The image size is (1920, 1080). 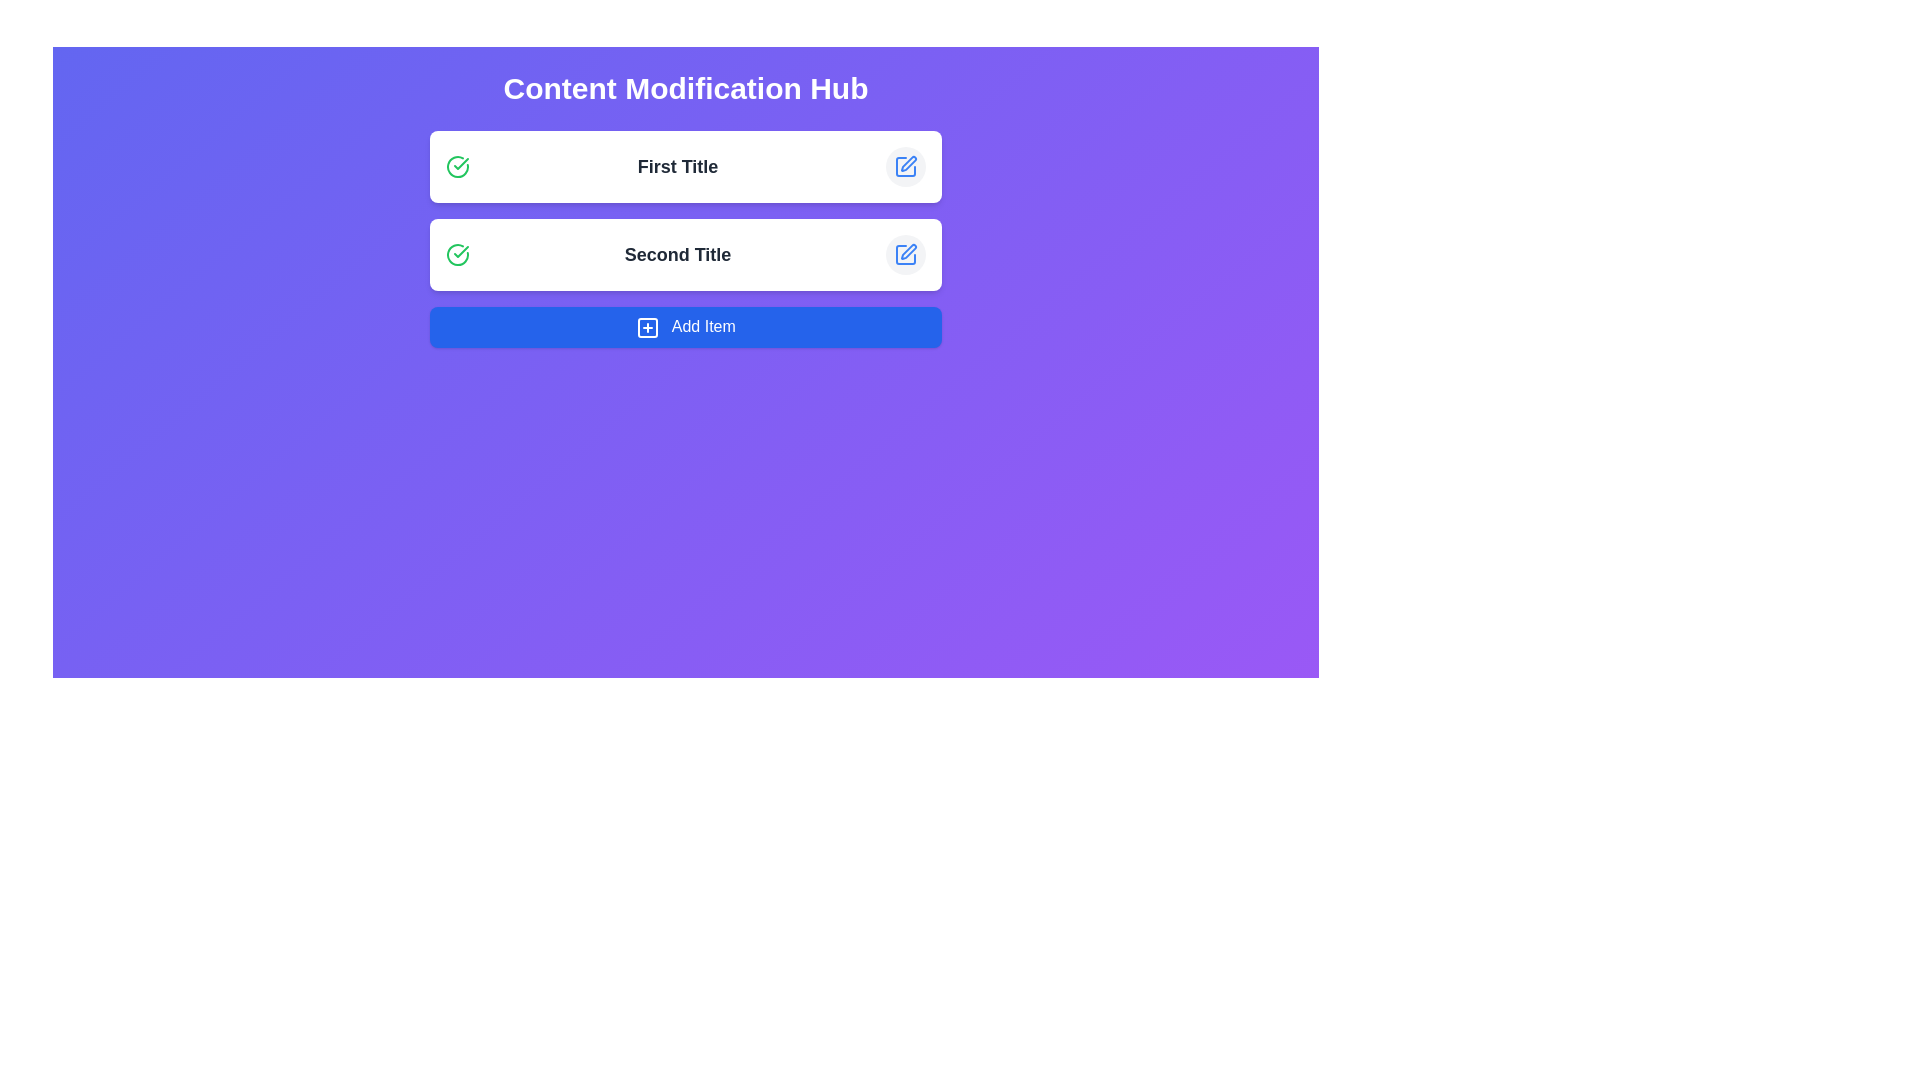 What do you see at coordinates (648, 326) in the screenshot?
I see `the icon located on the left side of the blue 'Add Item' button` at bounding box center [648, 326].